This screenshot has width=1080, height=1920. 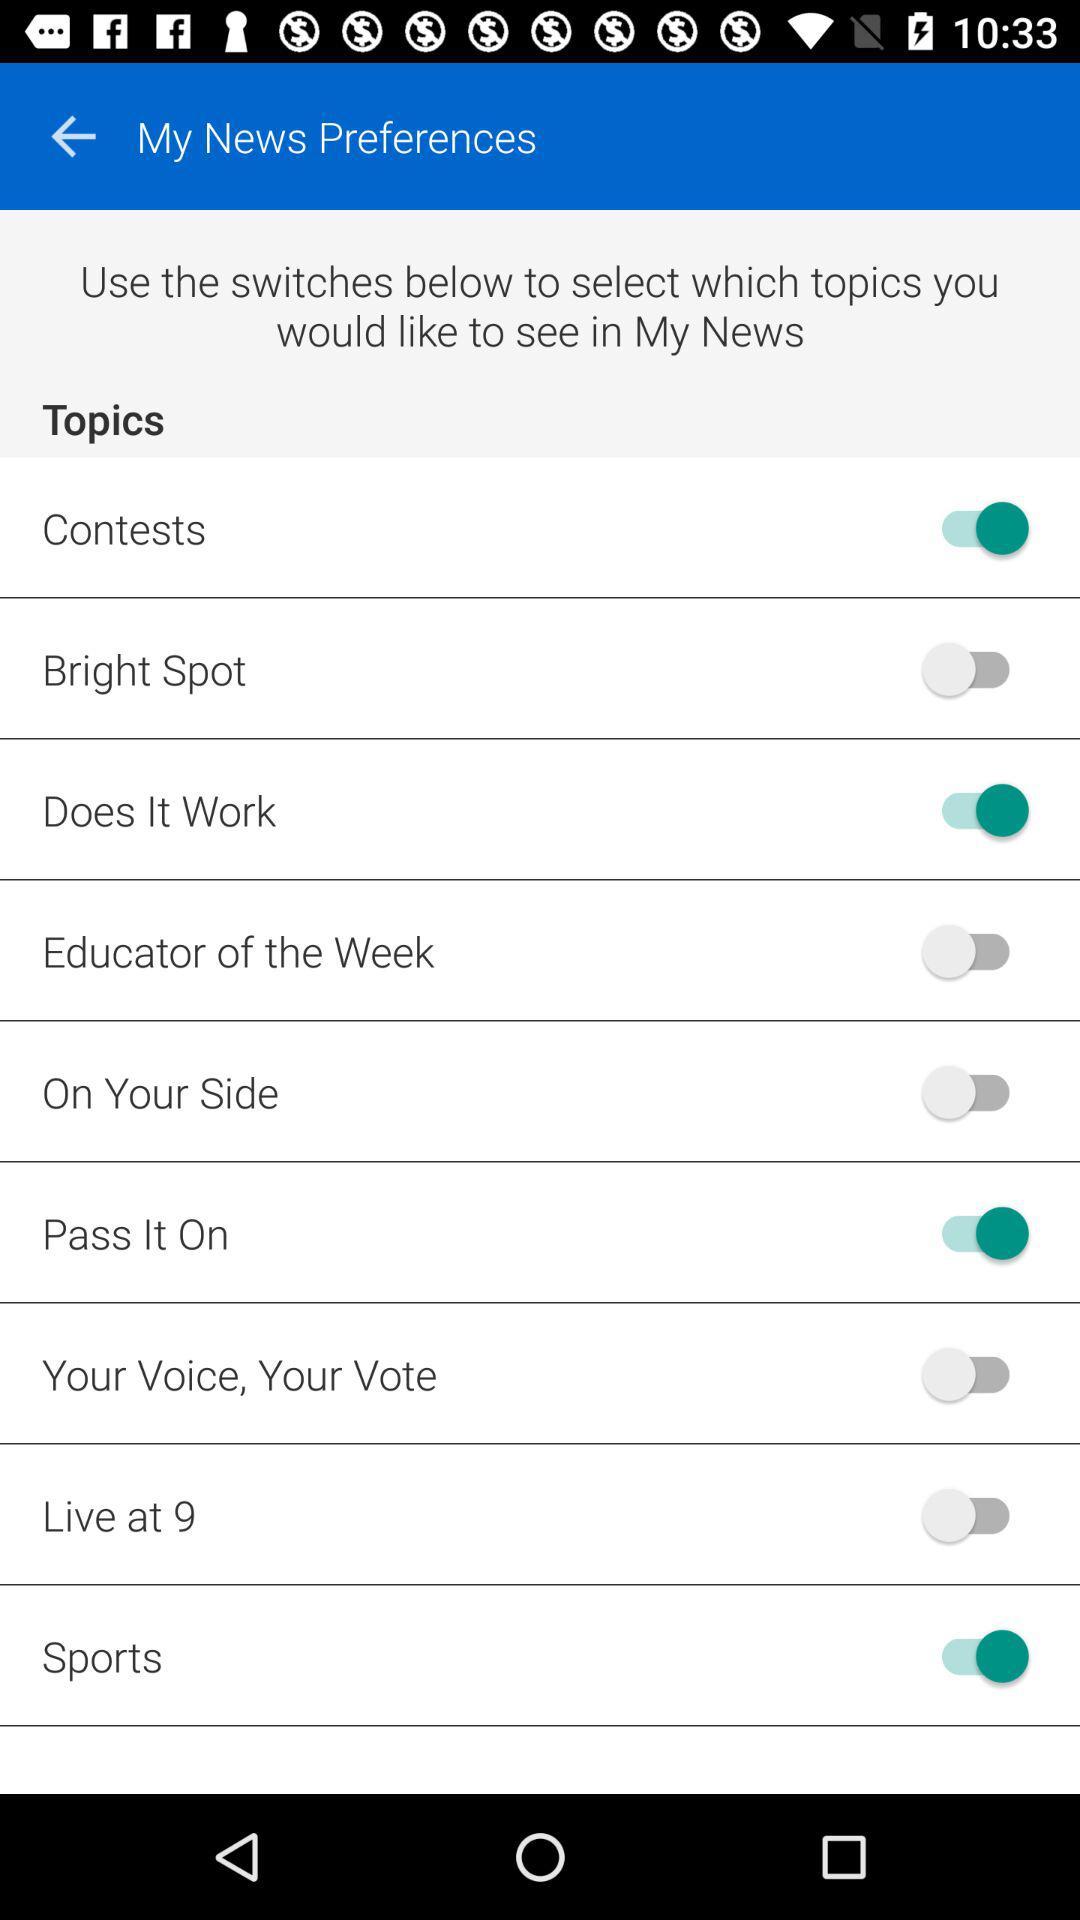 I want to click on turn off pass it on, so click(x=974, y=1232).